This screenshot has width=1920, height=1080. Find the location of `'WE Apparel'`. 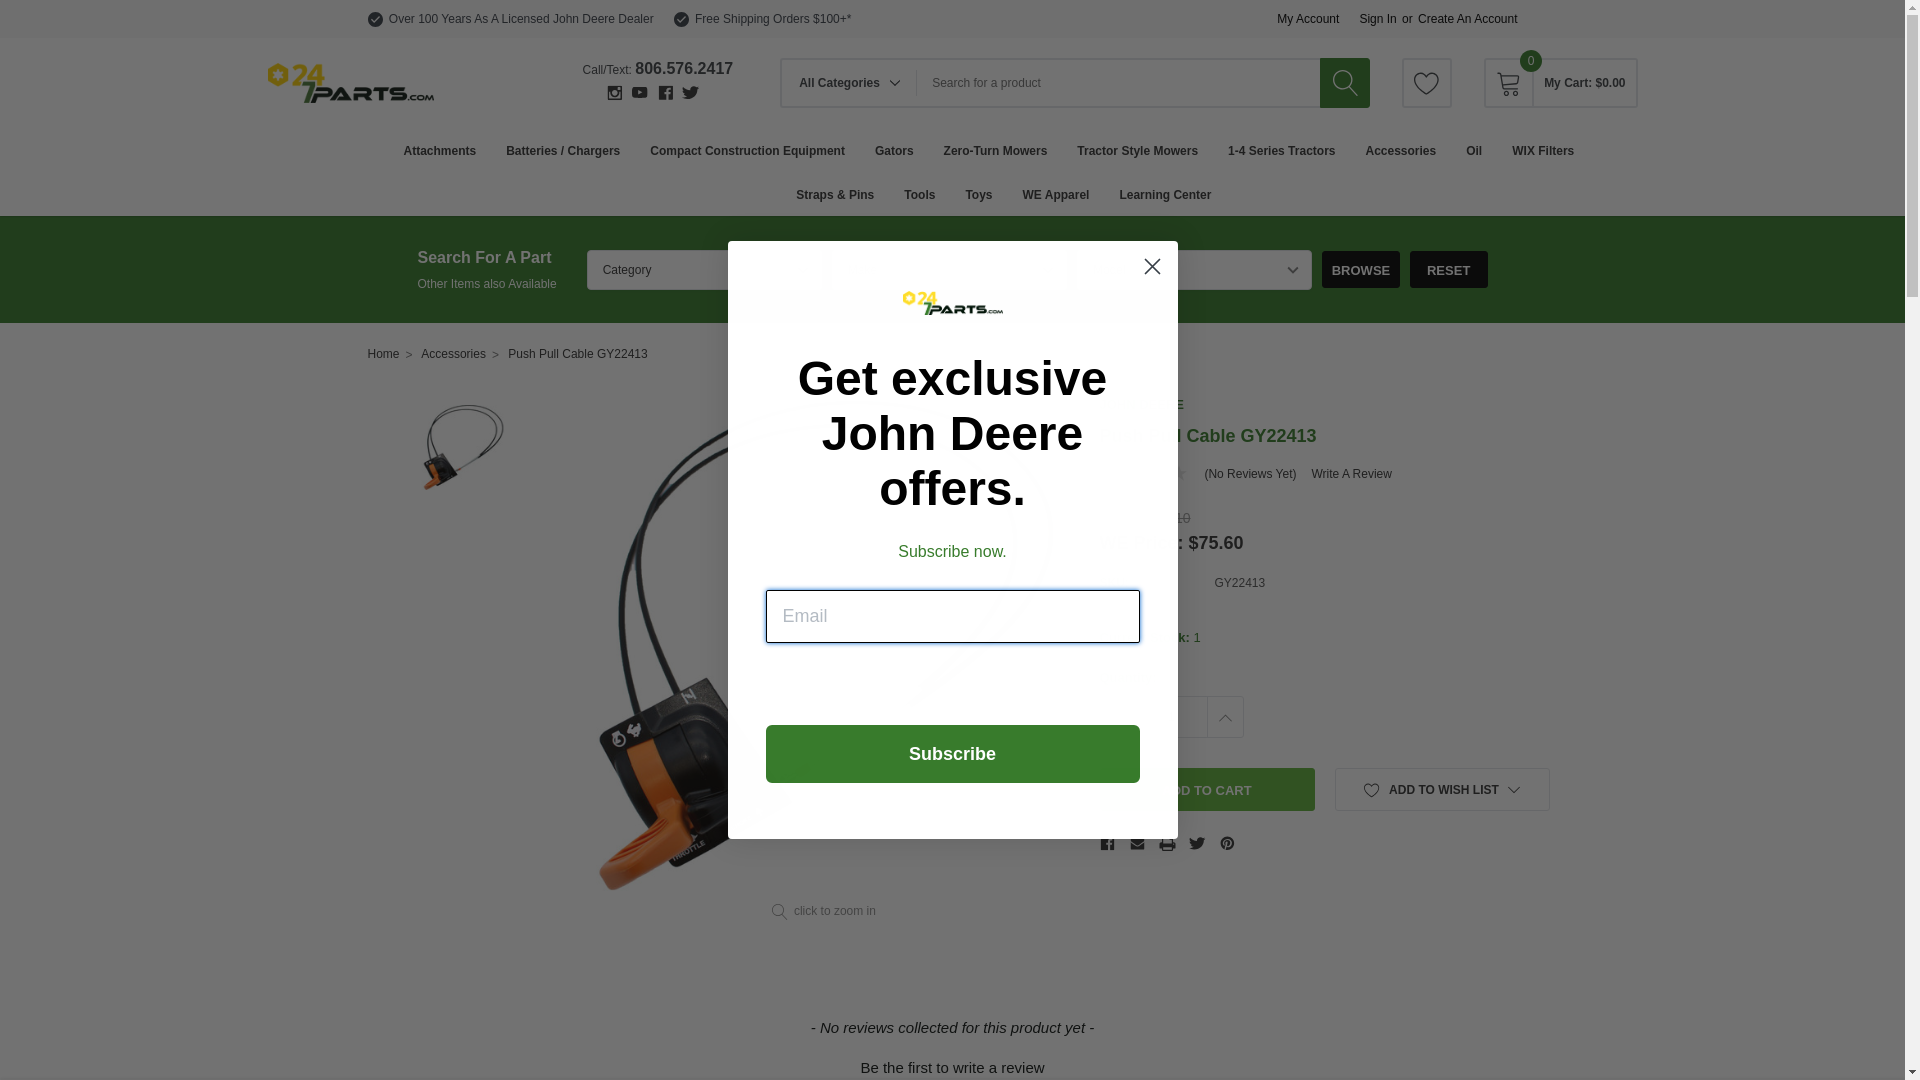

'WE Apparel' is located at coordinates (1055, 193).